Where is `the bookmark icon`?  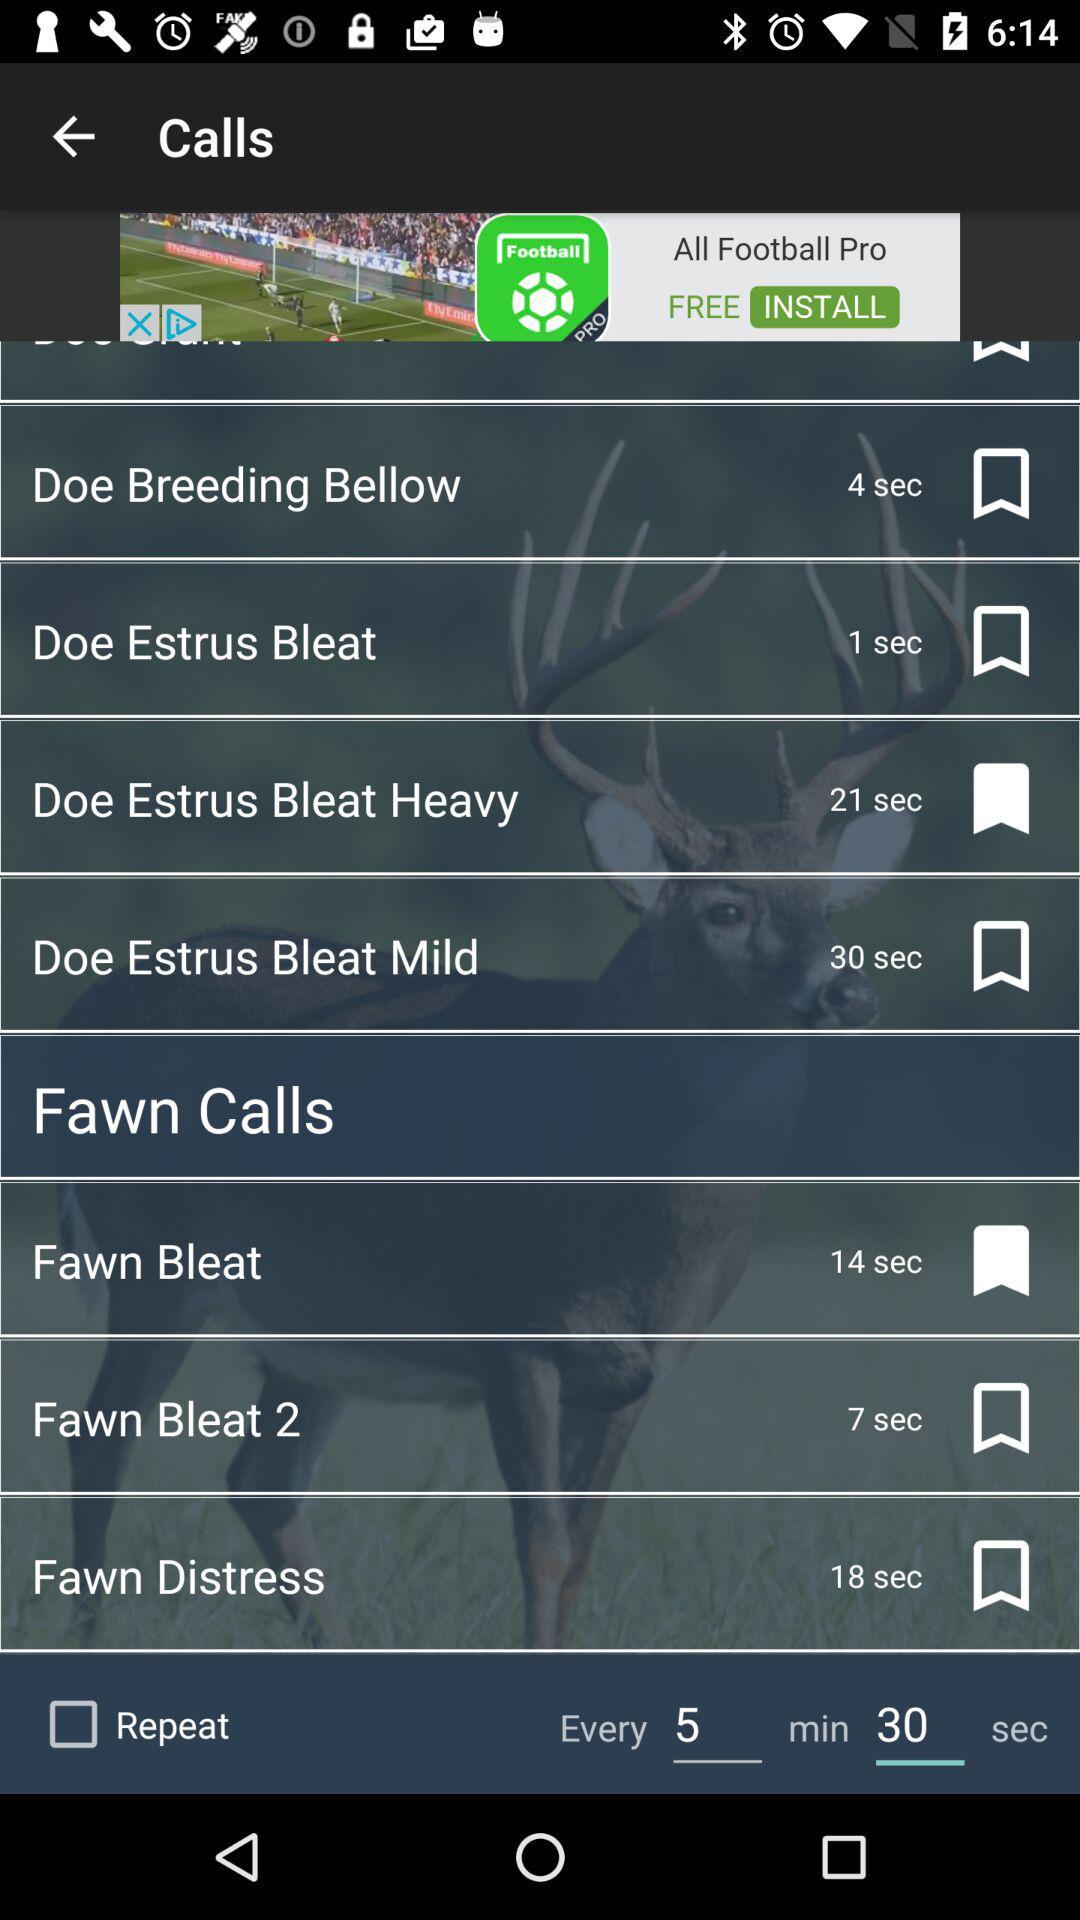 the bookmark icon is located at coordinates (984, 955).